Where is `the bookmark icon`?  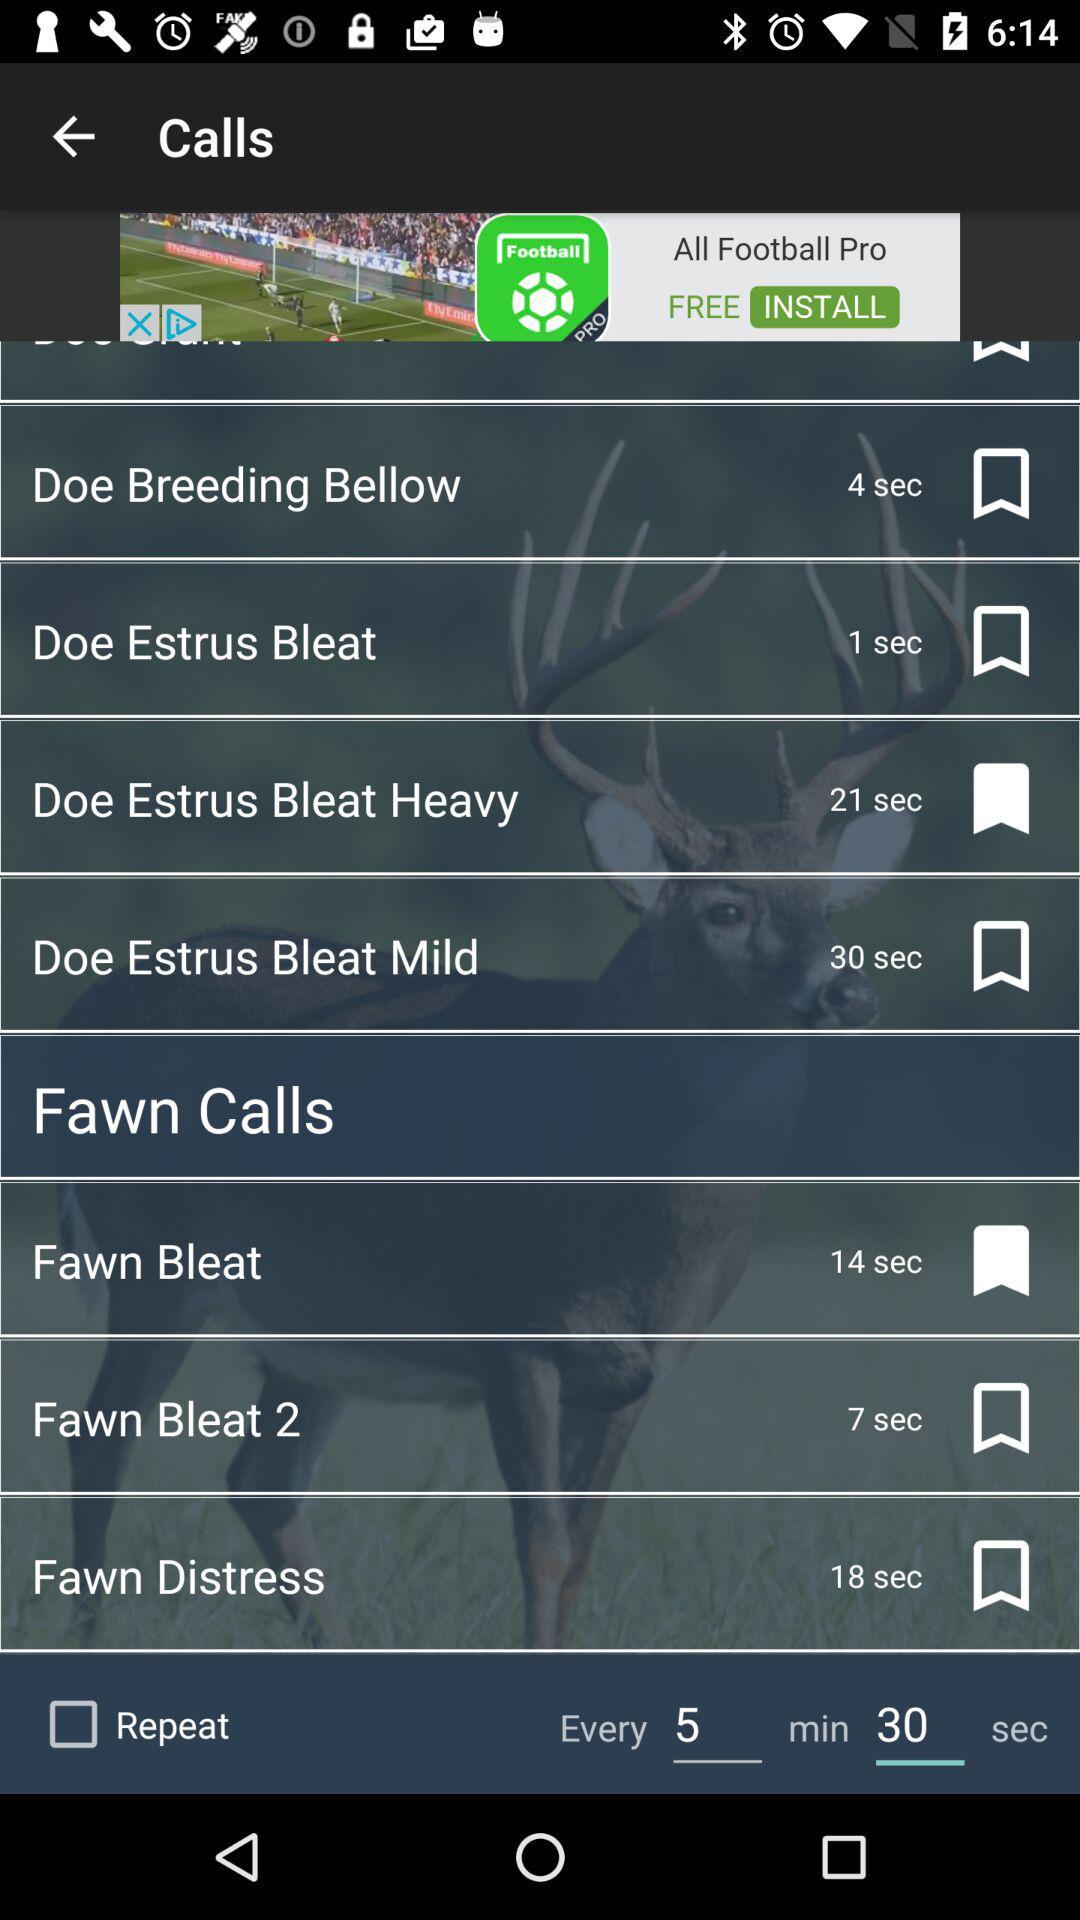 the bookmark icon is located at coordinates (984, 955).